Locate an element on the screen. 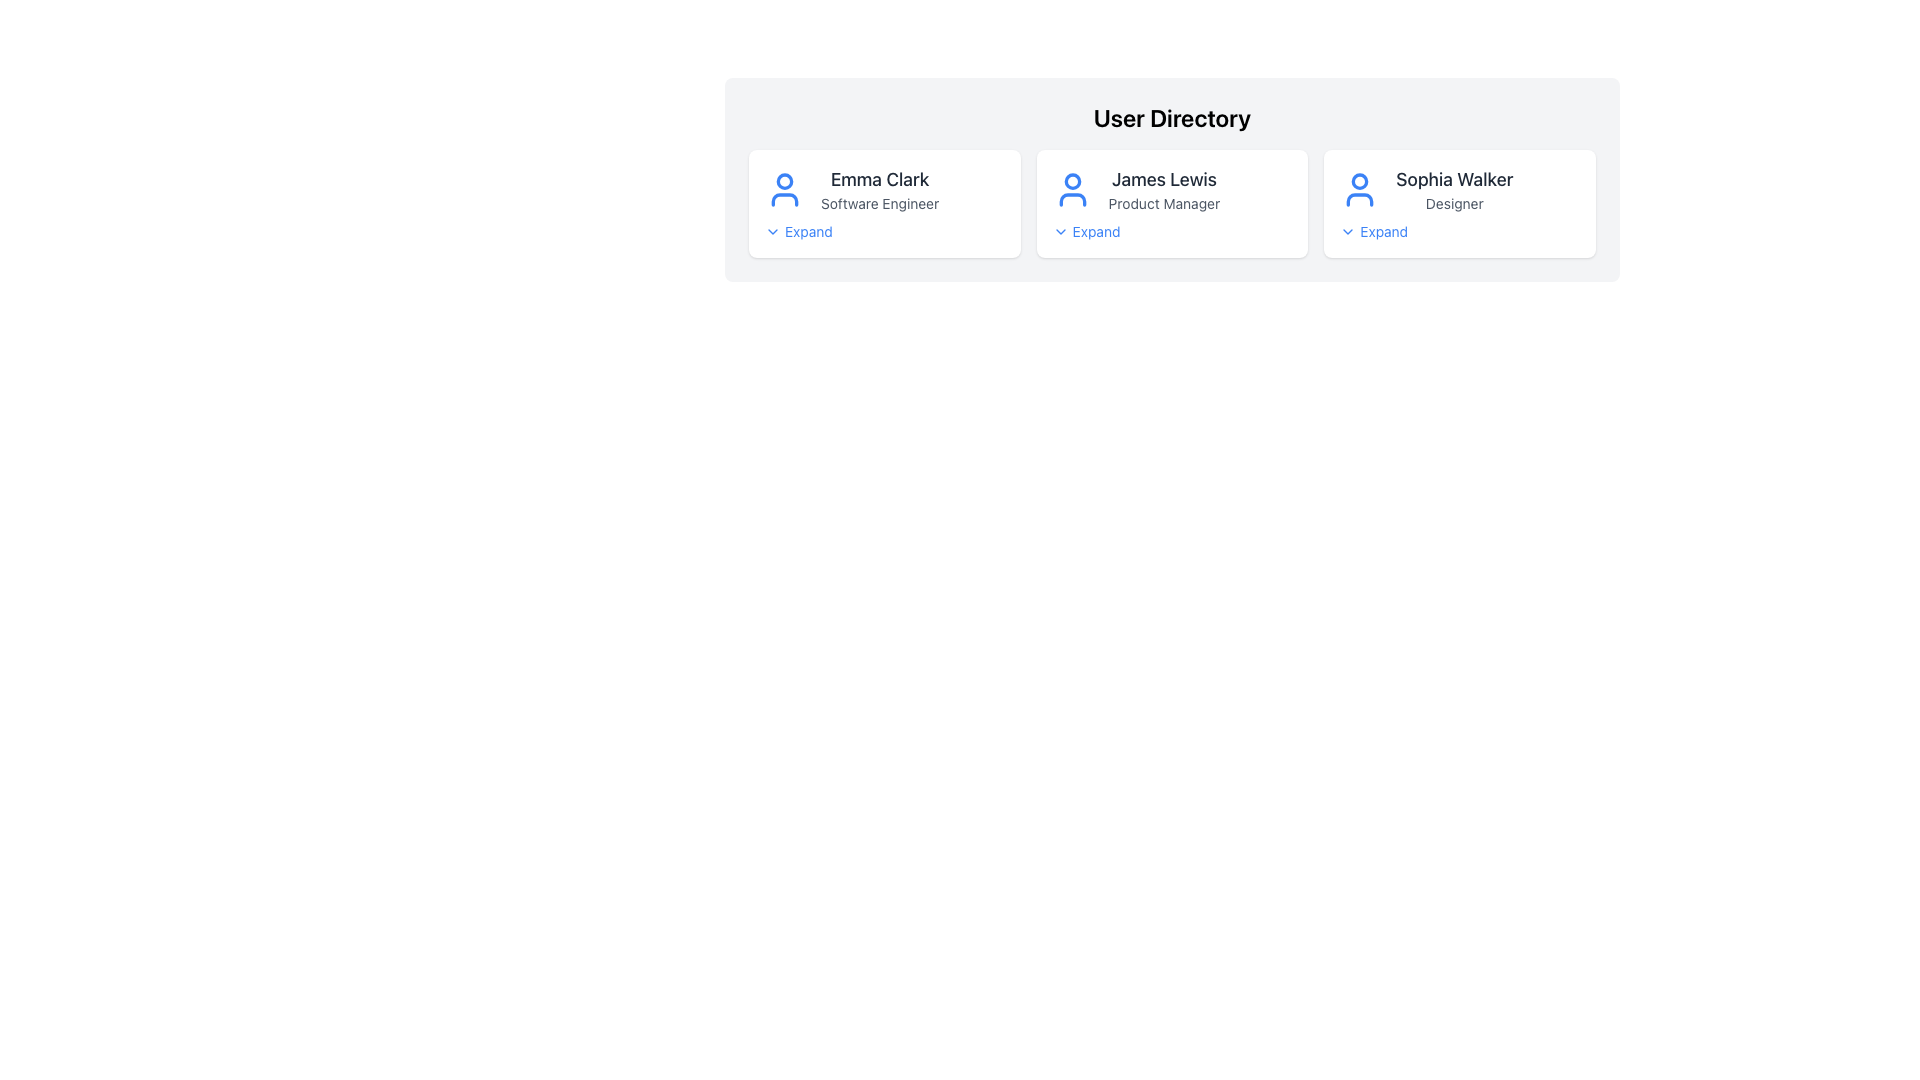  the text label that describes the user's profession or role, located below the 'Emma Clark' heading in the upper-left profile card of the 'User Directory' section is located at coordinates (880, 204).